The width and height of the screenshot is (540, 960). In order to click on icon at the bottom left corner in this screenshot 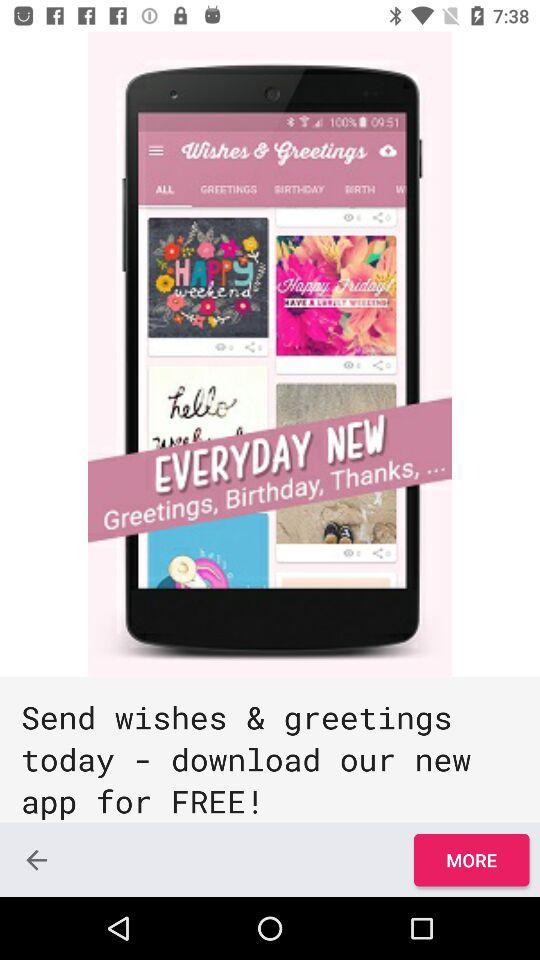, I will do `click(36, 859)`.